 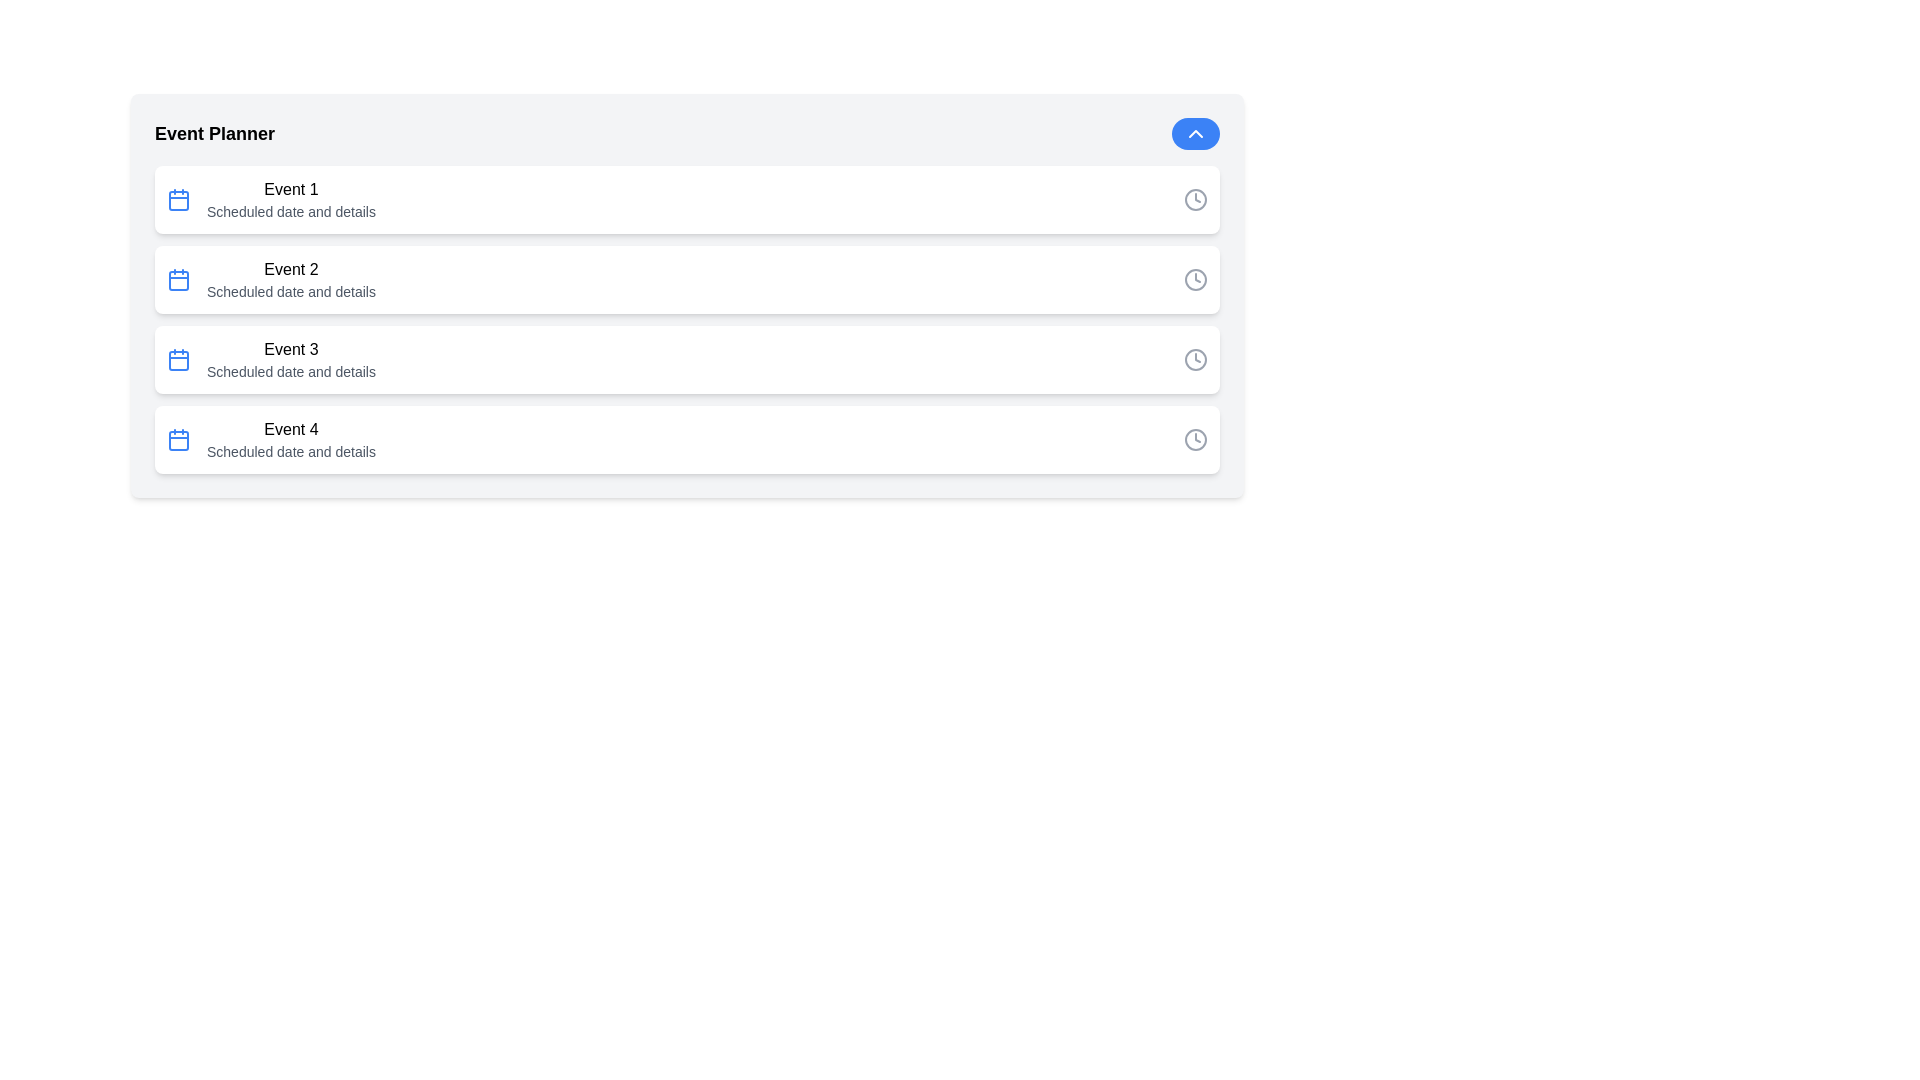 What do you see at coordinates (290, 280) in the screenshot?
I see `text from the text-based informative section titled 'Event 2' which displays 'Scheduled date and details' beneath it` at bounding box center [290, 280].